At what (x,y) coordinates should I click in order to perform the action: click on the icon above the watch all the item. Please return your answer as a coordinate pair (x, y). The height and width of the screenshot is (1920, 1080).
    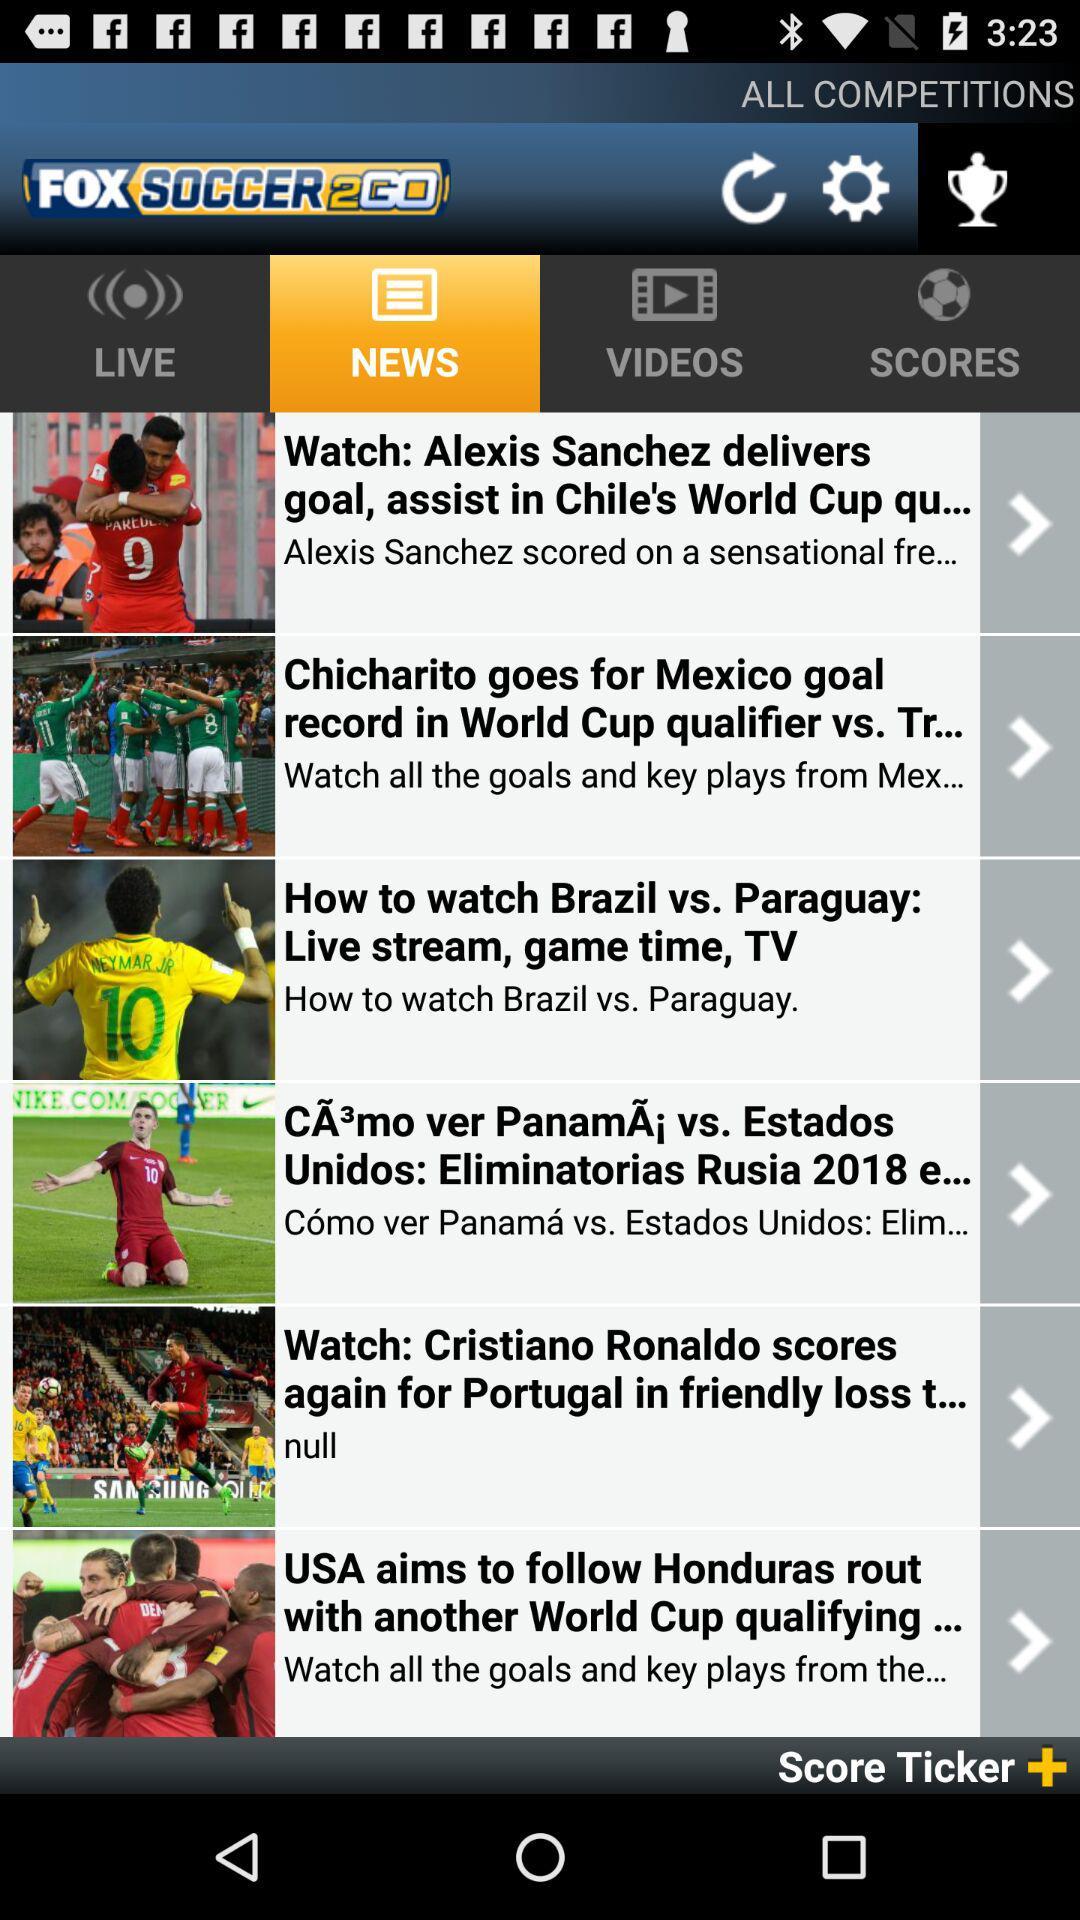
    Looking at the image, I should click on (626, 1590).